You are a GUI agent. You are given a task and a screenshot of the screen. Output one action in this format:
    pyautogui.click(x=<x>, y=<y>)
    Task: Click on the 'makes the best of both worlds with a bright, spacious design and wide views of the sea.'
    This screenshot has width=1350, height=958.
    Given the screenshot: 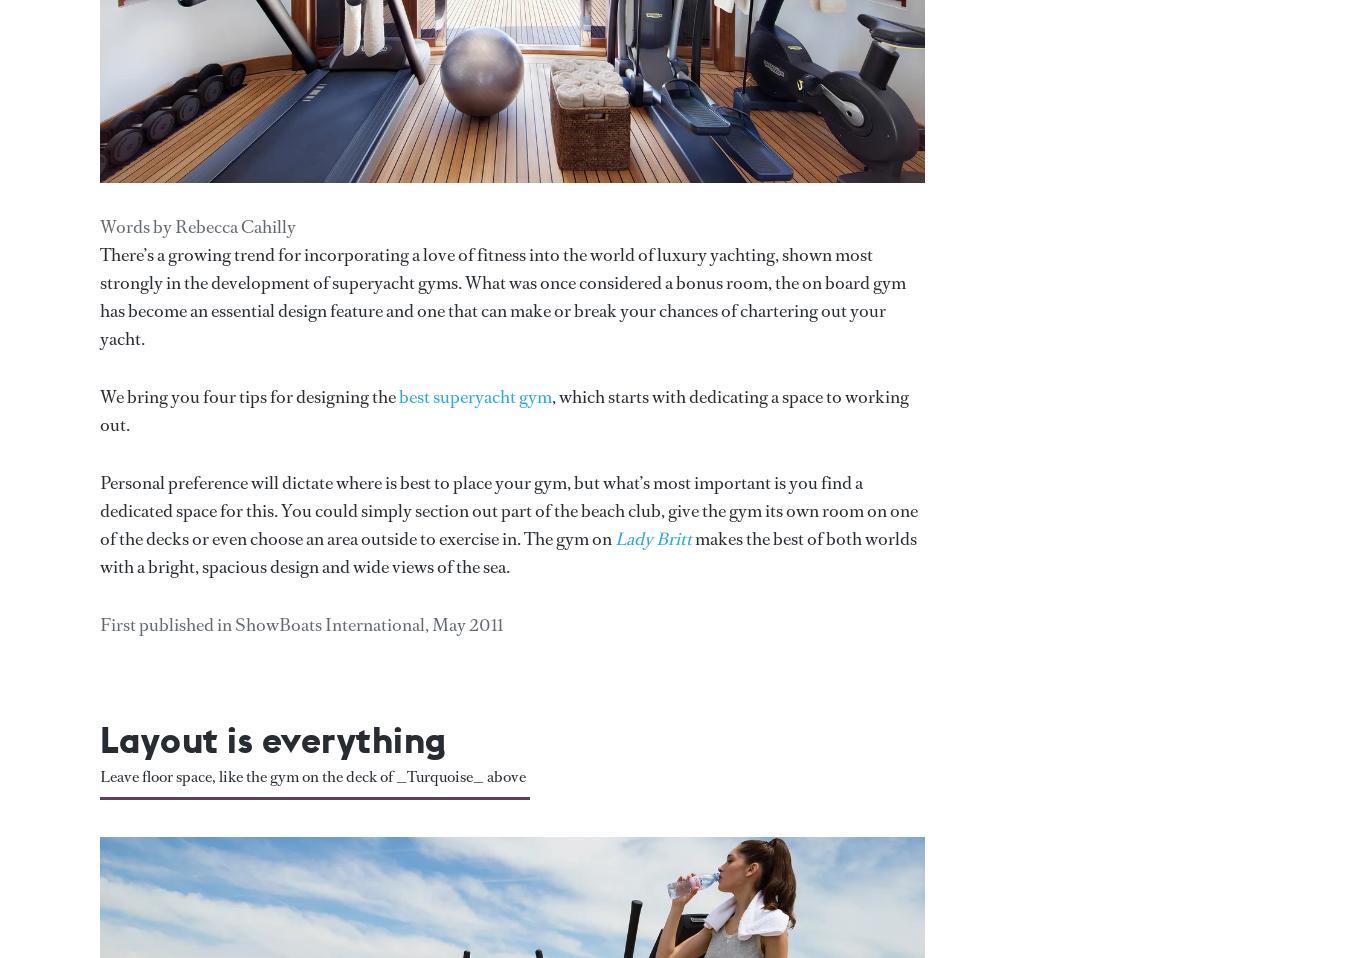 What is the action you would take?
    pyautogui.click(x=99, y=550)
    